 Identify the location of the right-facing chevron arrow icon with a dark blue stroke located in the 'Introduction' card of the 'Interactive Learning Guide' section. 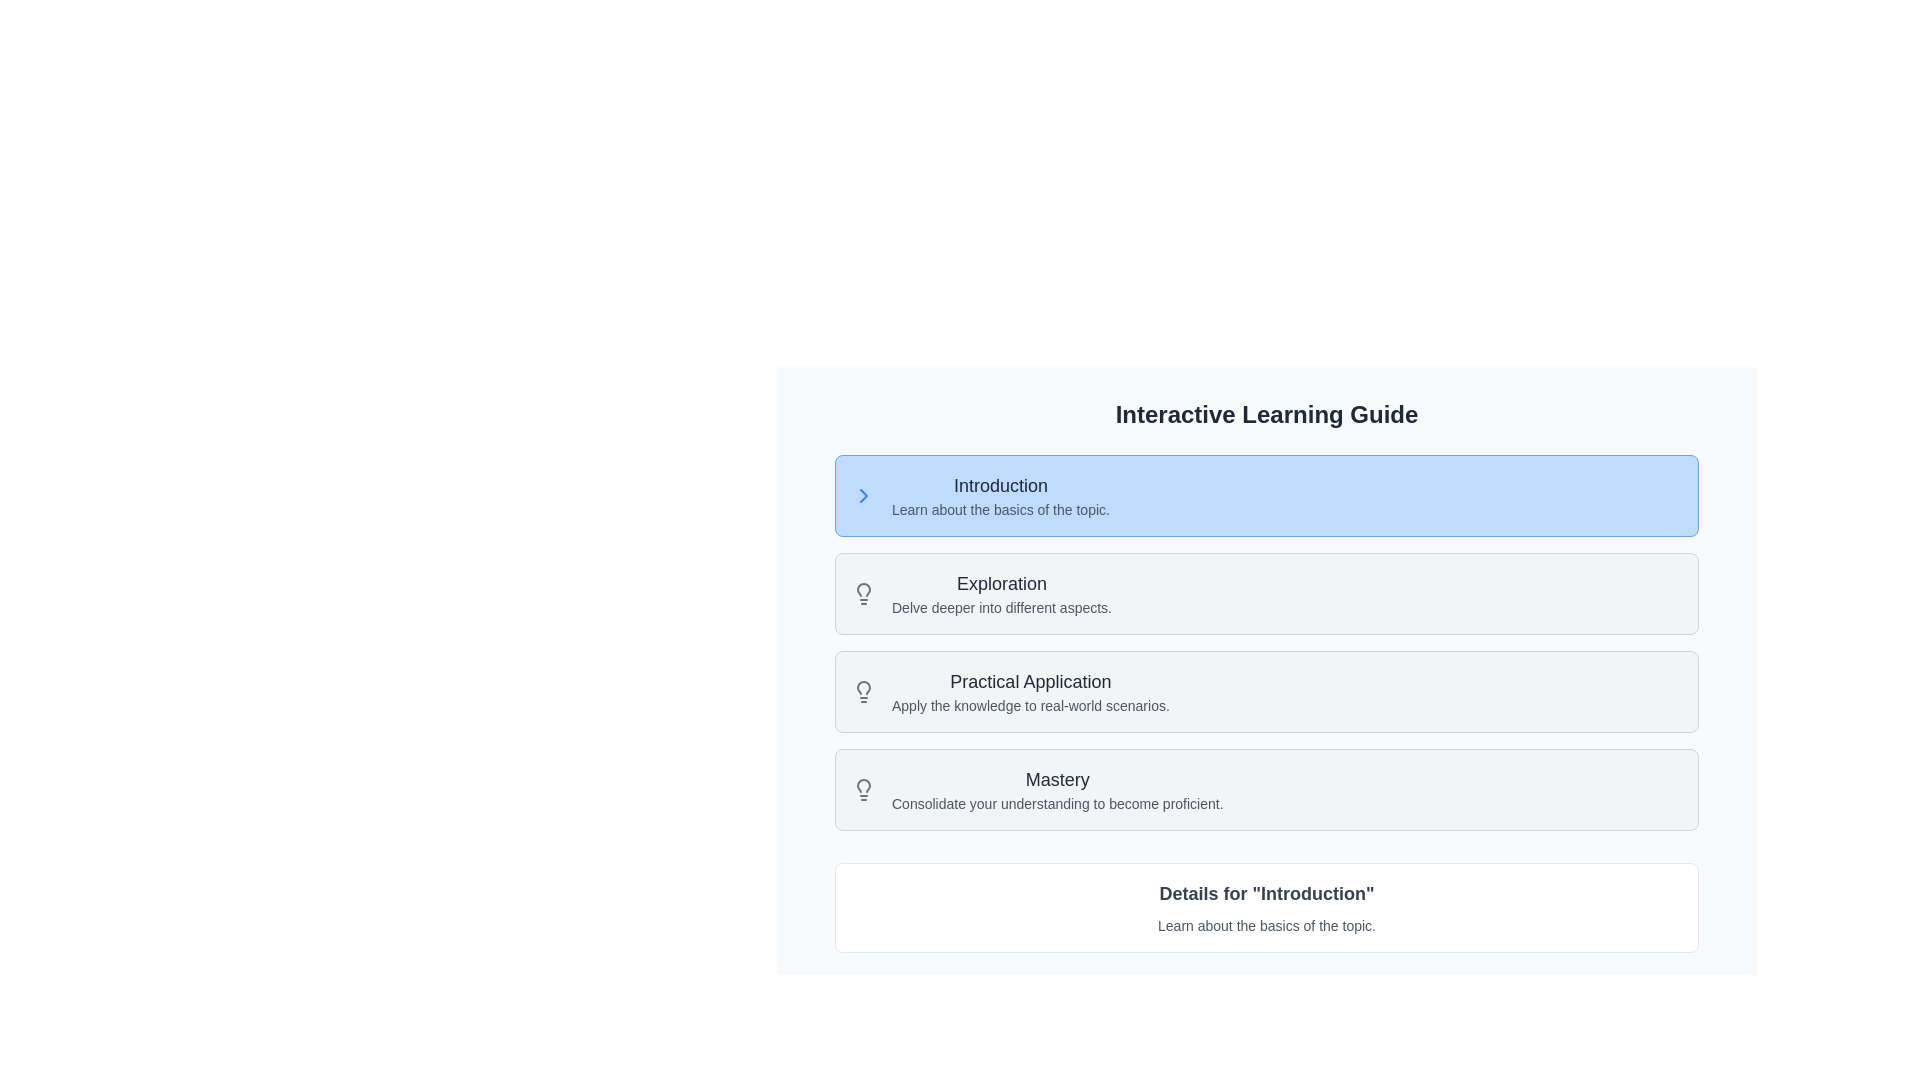
(864, 495).